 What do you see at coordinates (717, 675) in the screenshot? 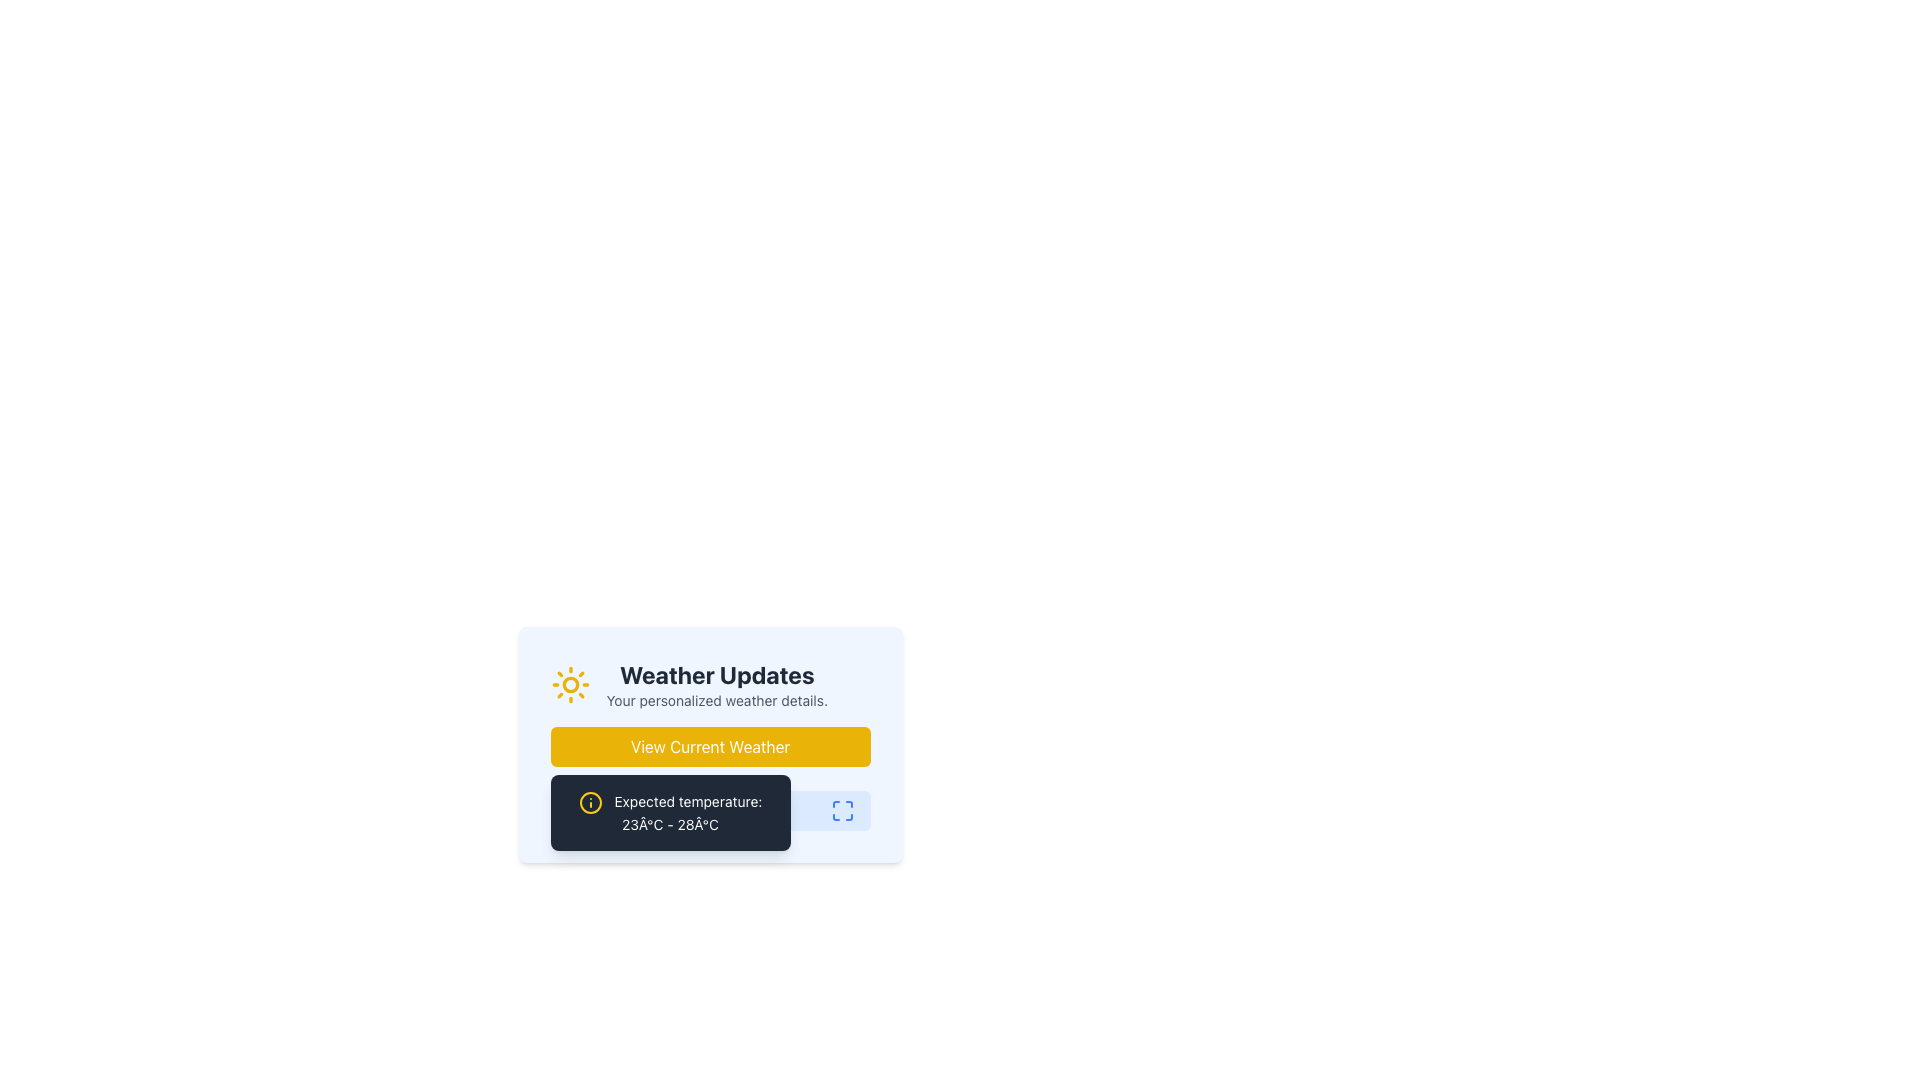
I see `text from the bold header titled 'Weather Updates' which is displayed in a larger font size and styled with dark gray color against a light blue background, located near the center-left of the interface` at bounding box center [717, 675].